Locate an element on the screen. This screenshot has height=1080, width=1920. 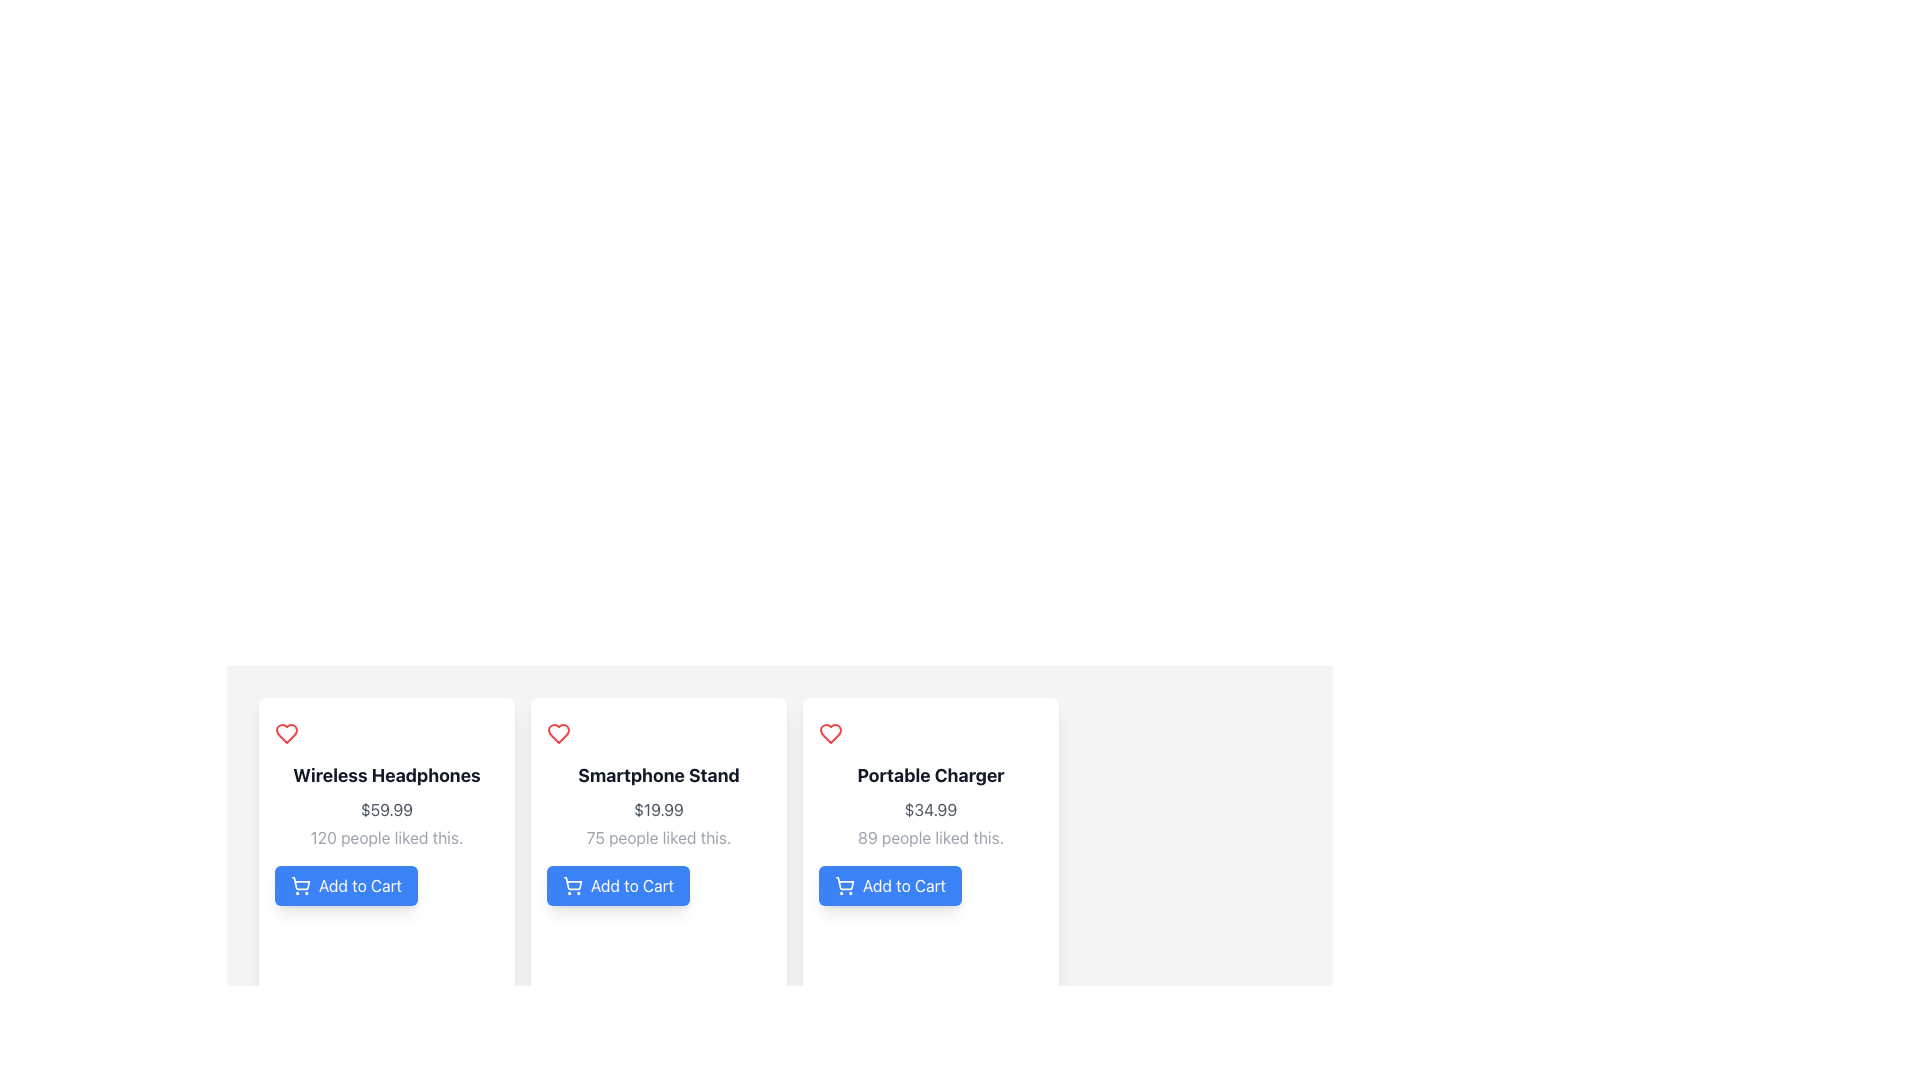
the static text label that displays the count of users who liked the 'Portable Charger' product, located above the blue 'Add to Cart' button is located at coordinates (930, 837).